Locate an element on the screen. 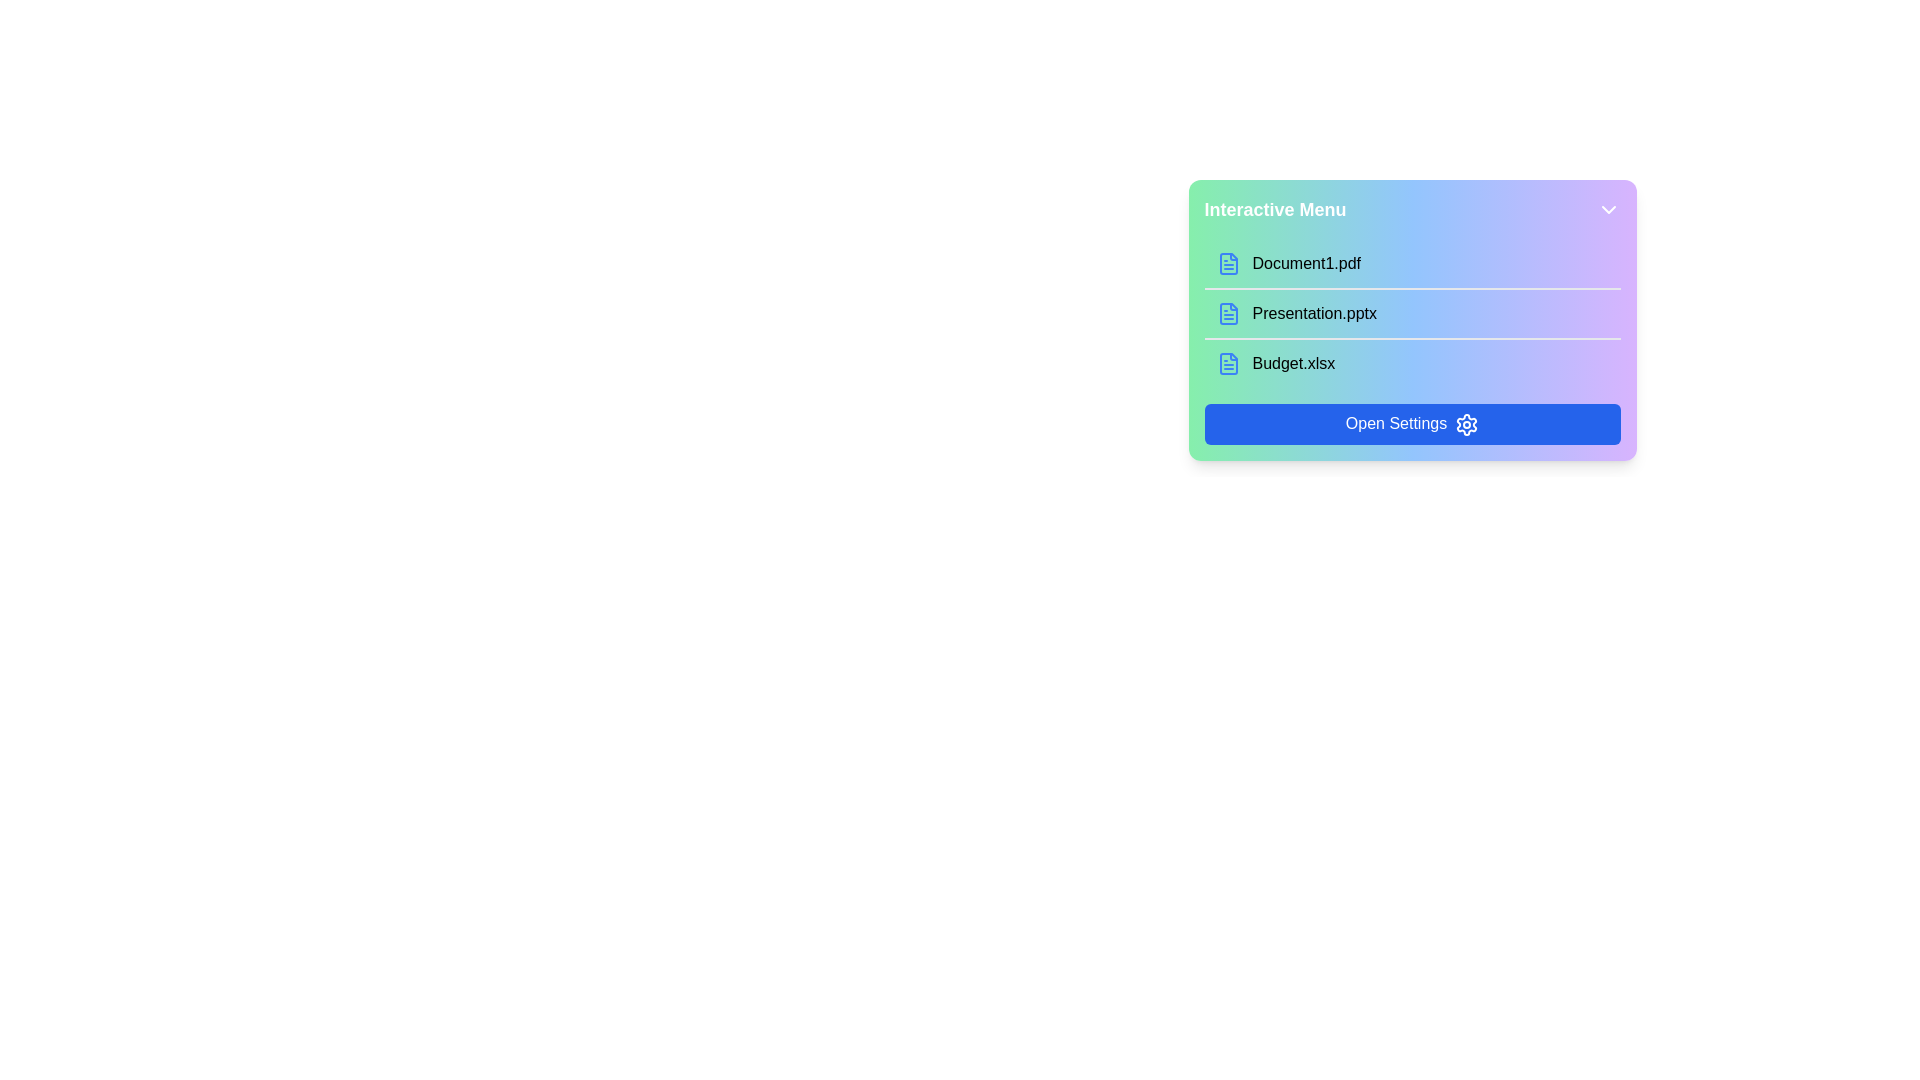 The width and height of the screenshot is (1920, 1080). the selectable menu item for the file 'Presentation.pptx' is located at coordinates (1411, 312).